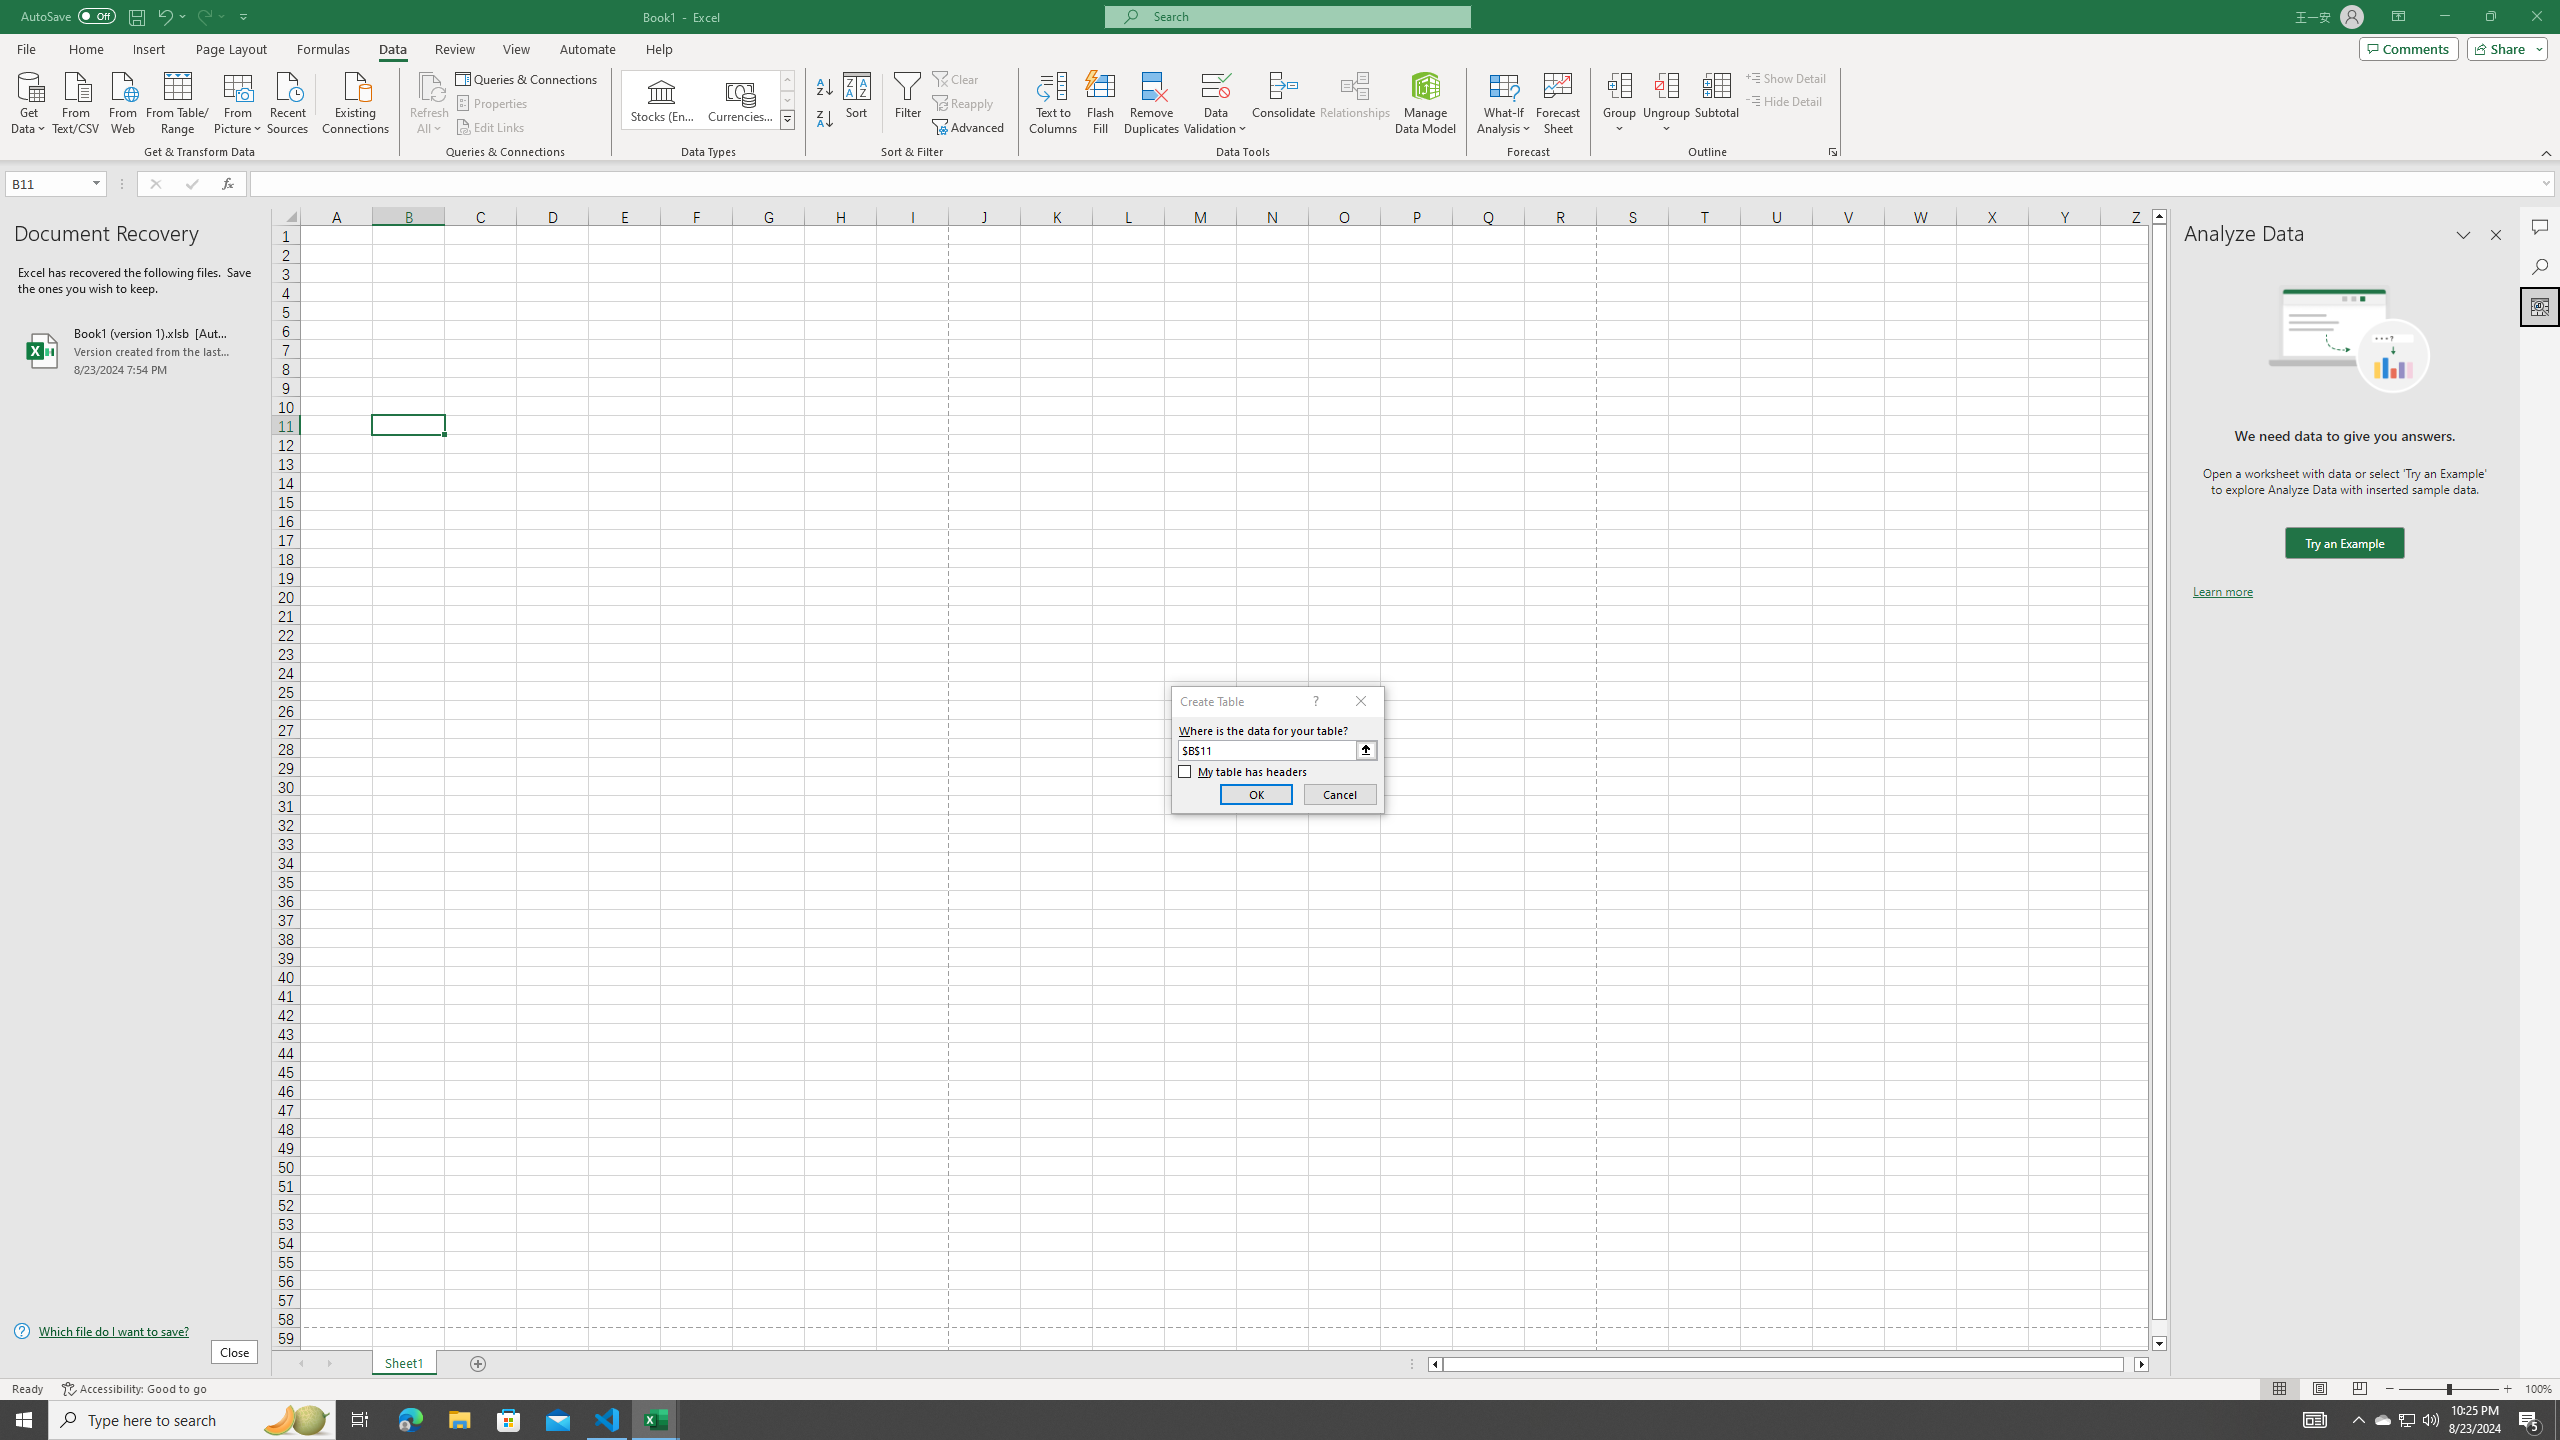 The width and height of the screenshot is (2560, 1440). I want to click on 'Hide Detail', so click(1784, 99).